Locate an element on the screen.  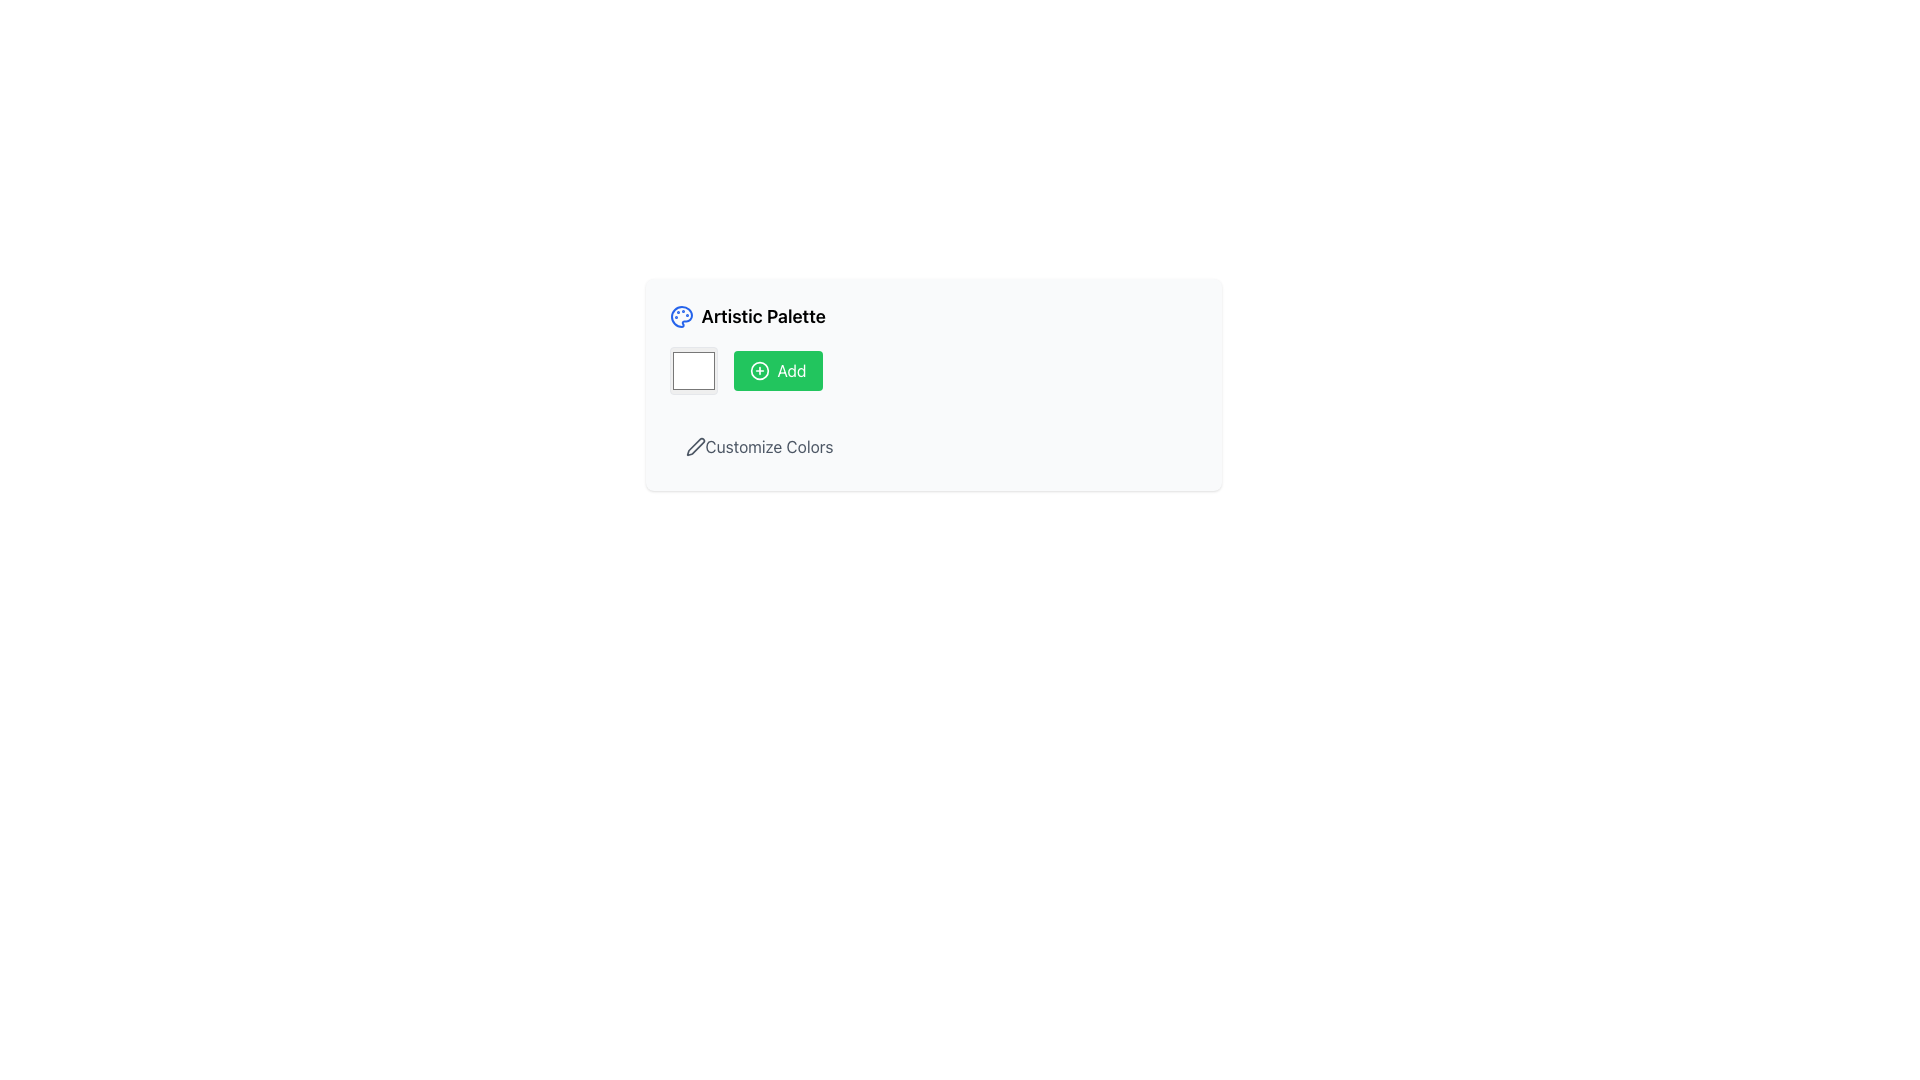
the pen icon associated with the 'Customize Colors' menu item, located to the left of the text label is located at coordinates (695, 446).